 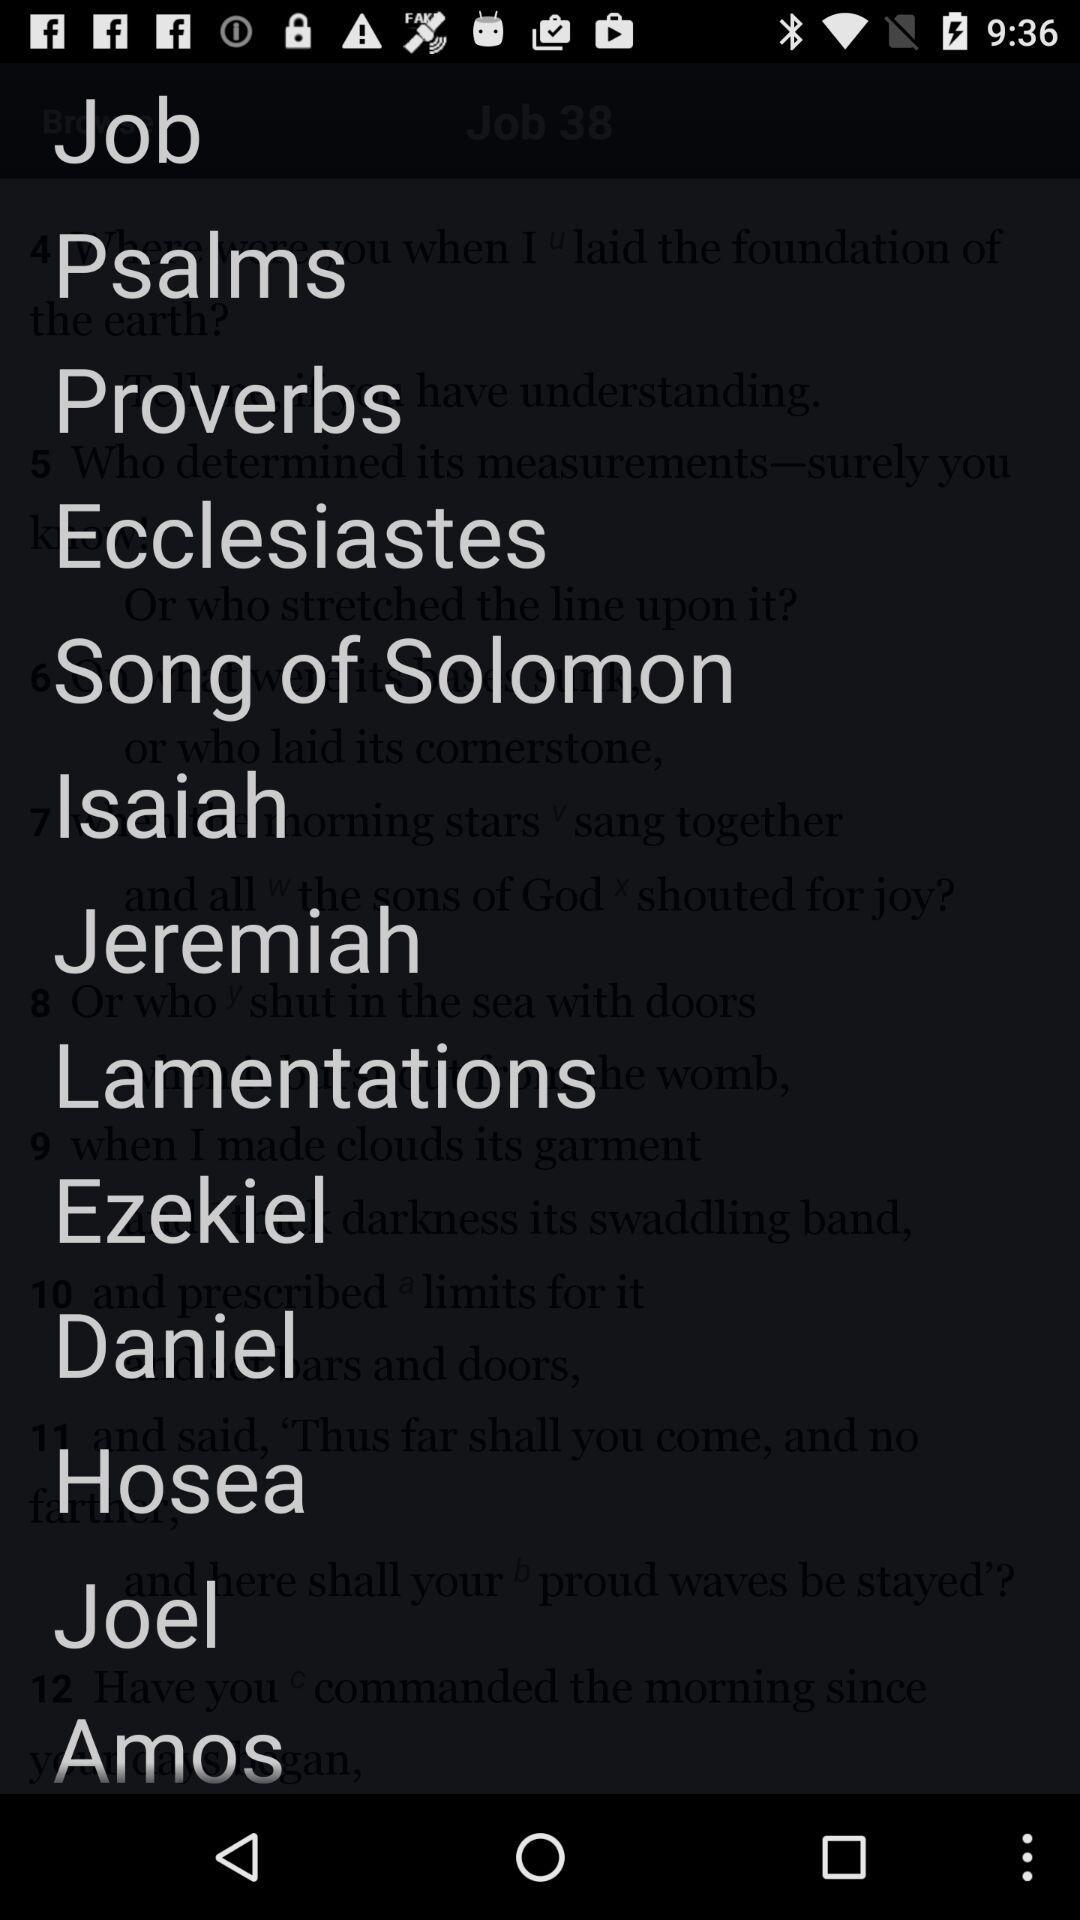 What do you see at coordinates (153, 1477) in the screenshot?
I see `the app below the daniel` at bounding box center [153, 1477].